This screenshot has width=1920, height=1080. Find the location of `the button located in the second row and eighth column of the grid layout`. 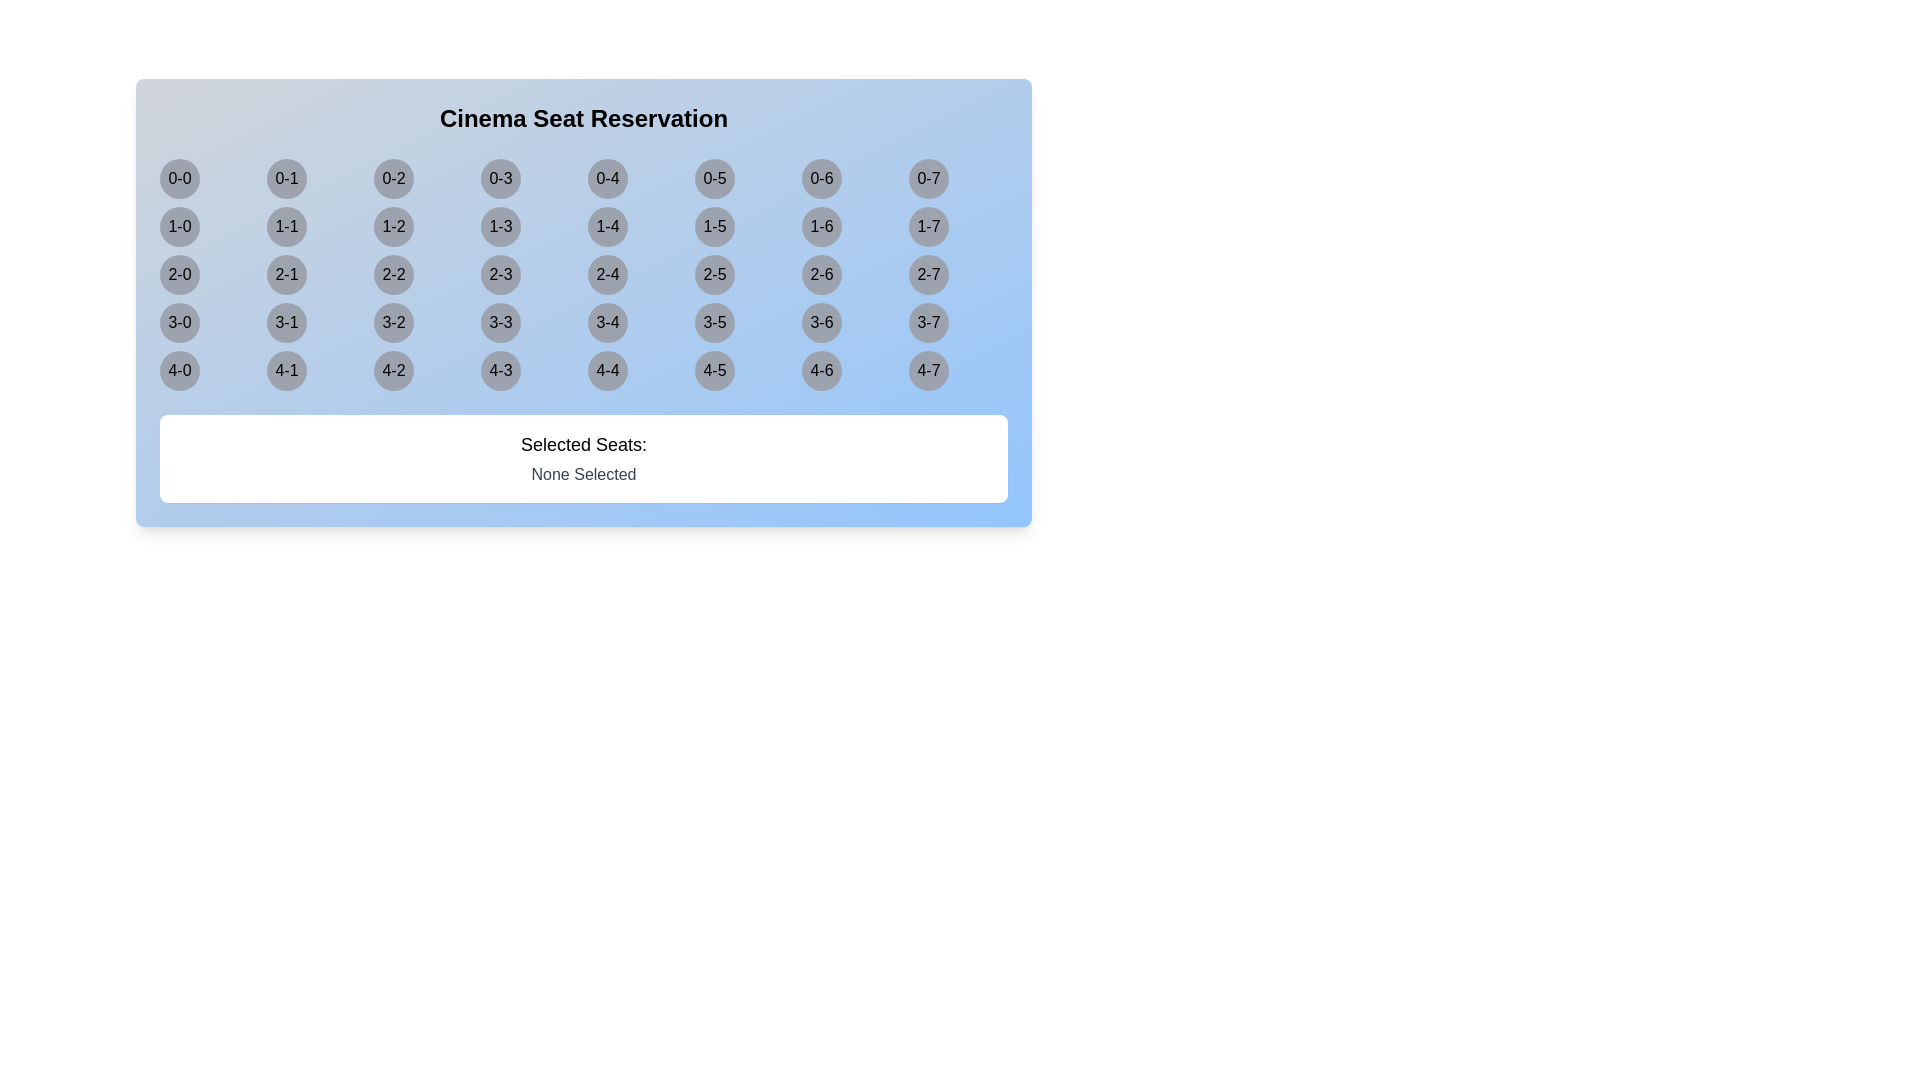

the button located in the second row and eighth column of the grid layout is located at coordinates (928, 226).